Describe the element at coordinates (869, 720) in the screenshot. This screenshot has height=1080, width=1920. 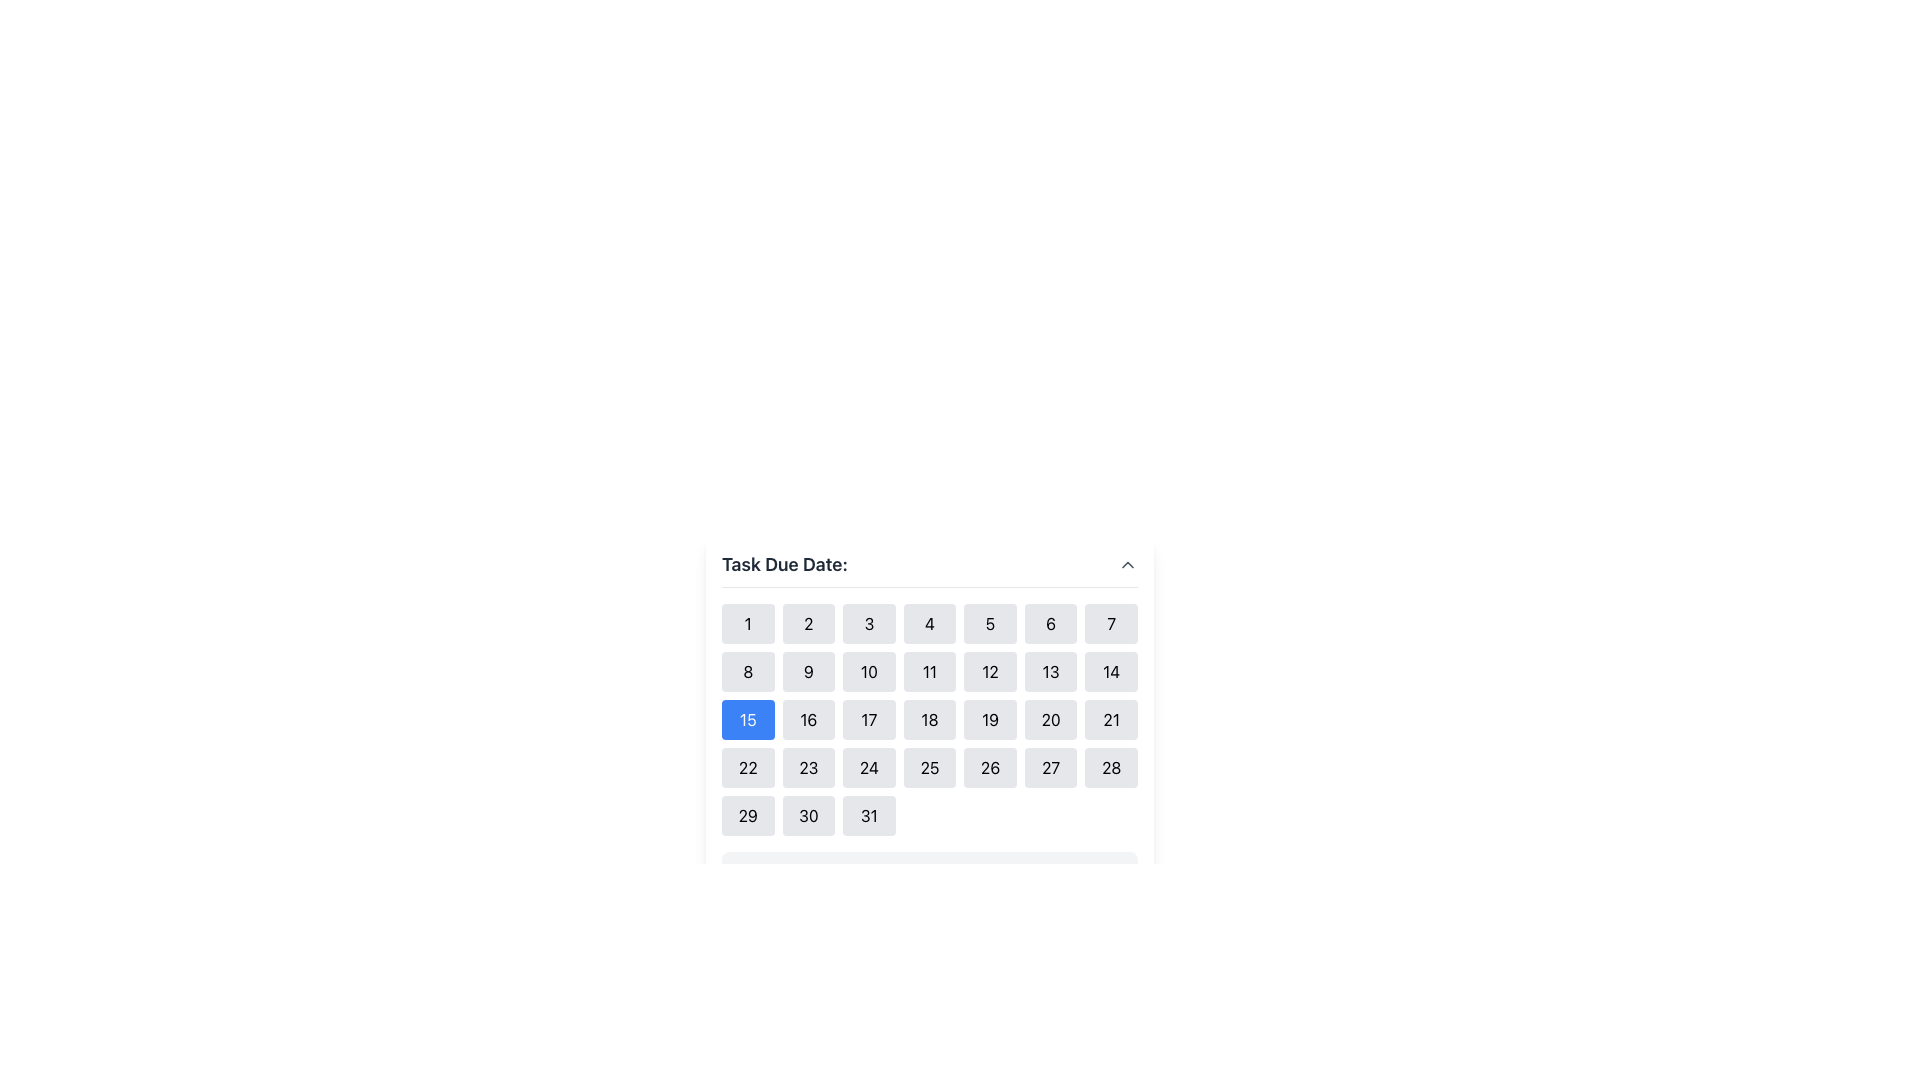
I see `the button displaying the number '17'` at that location.